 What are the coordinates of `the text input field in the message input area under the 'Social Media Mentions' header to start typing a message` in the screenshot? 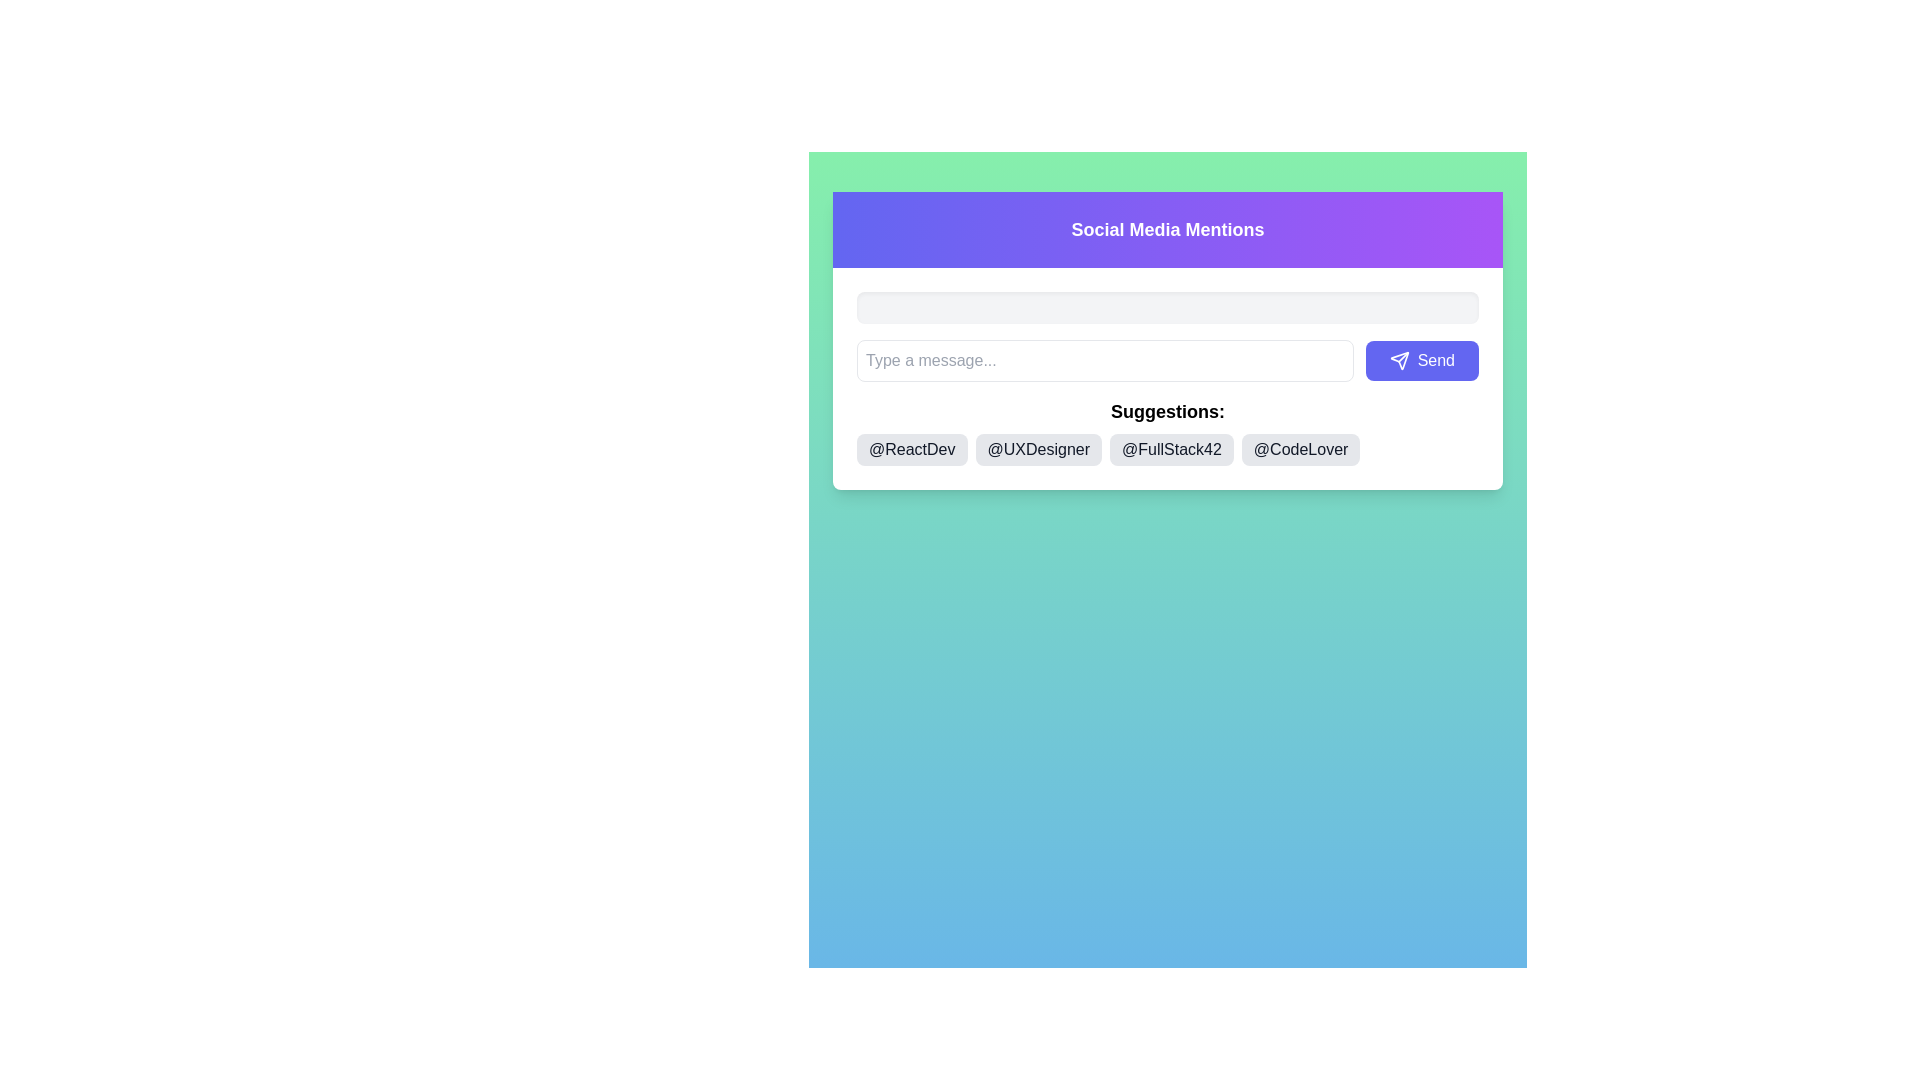 It's located at (1167, 361).